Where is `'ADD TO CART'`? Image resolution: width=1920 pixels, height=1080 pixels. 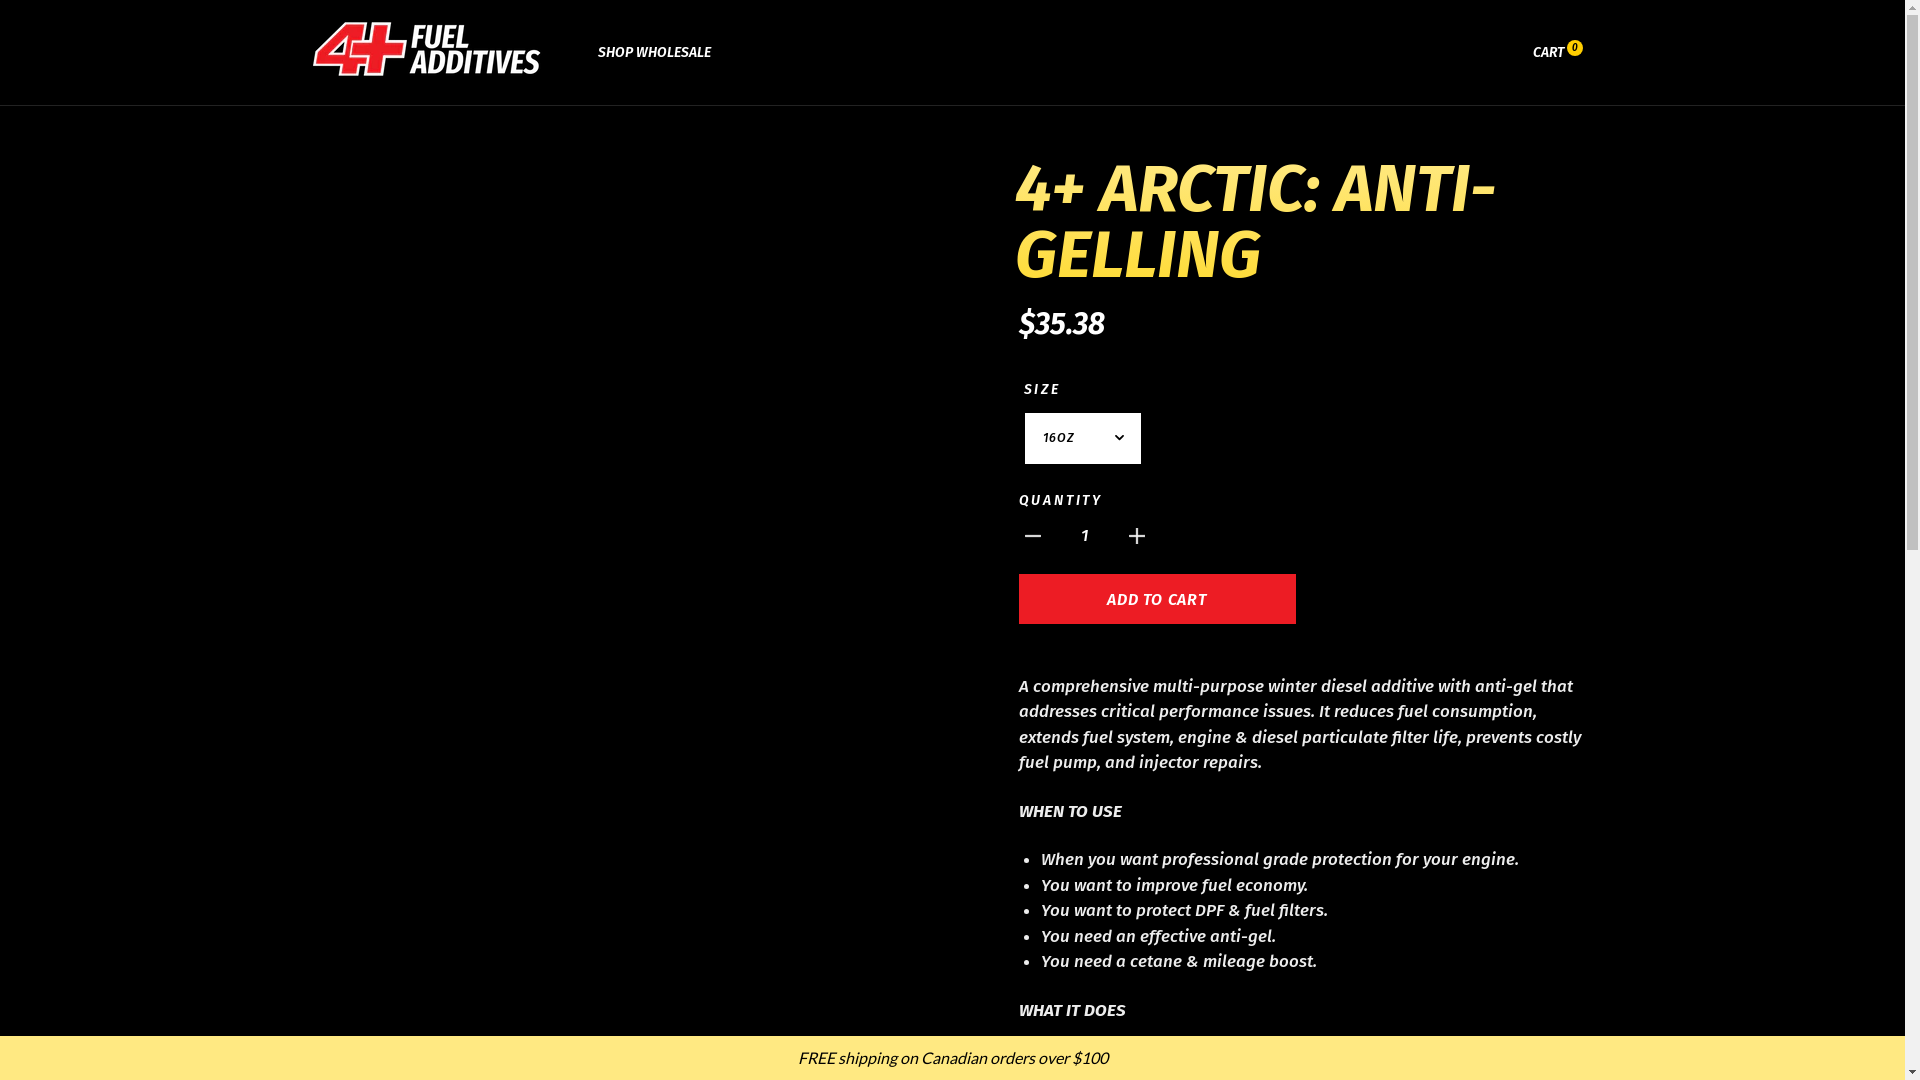
'ADD TO CART' is located at coordinates (1156, 597).